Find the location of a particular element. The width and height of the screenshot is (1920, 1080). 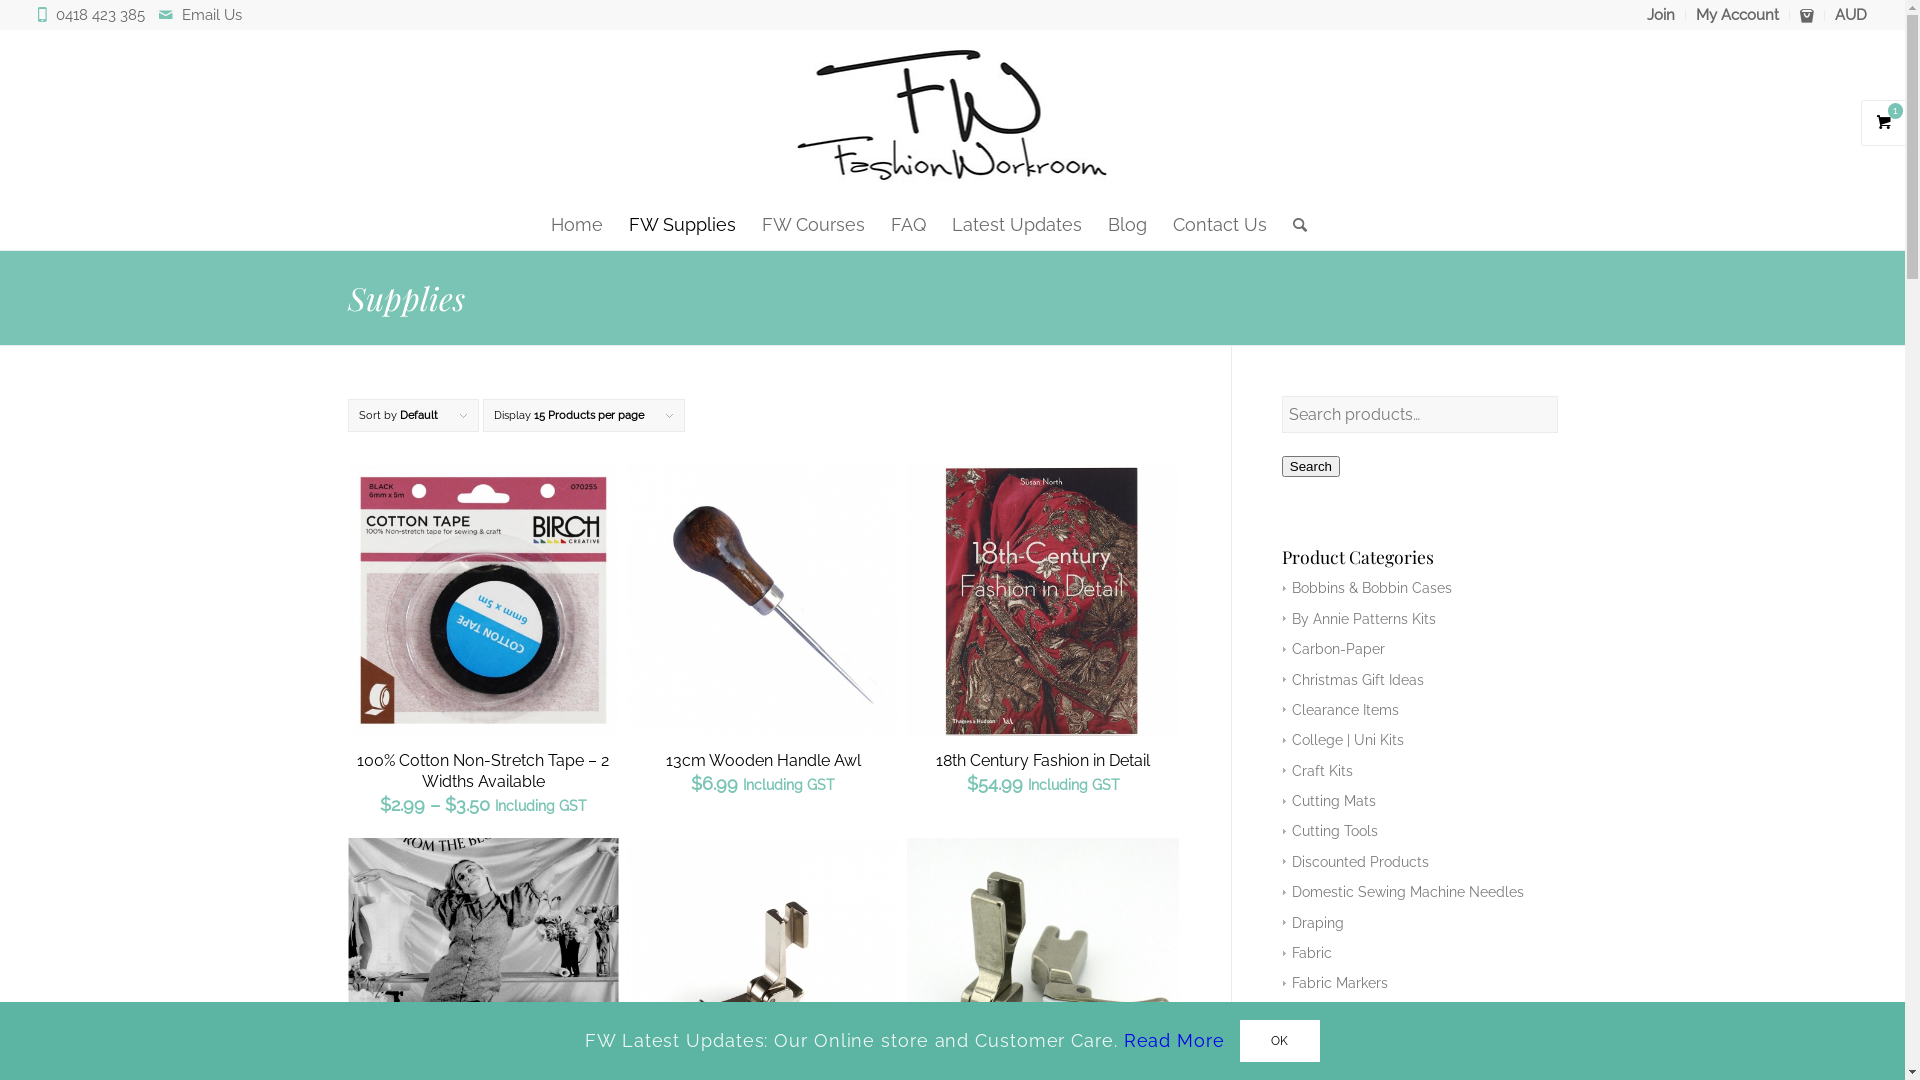

'Blog' is located at coordinates (1093, 224).